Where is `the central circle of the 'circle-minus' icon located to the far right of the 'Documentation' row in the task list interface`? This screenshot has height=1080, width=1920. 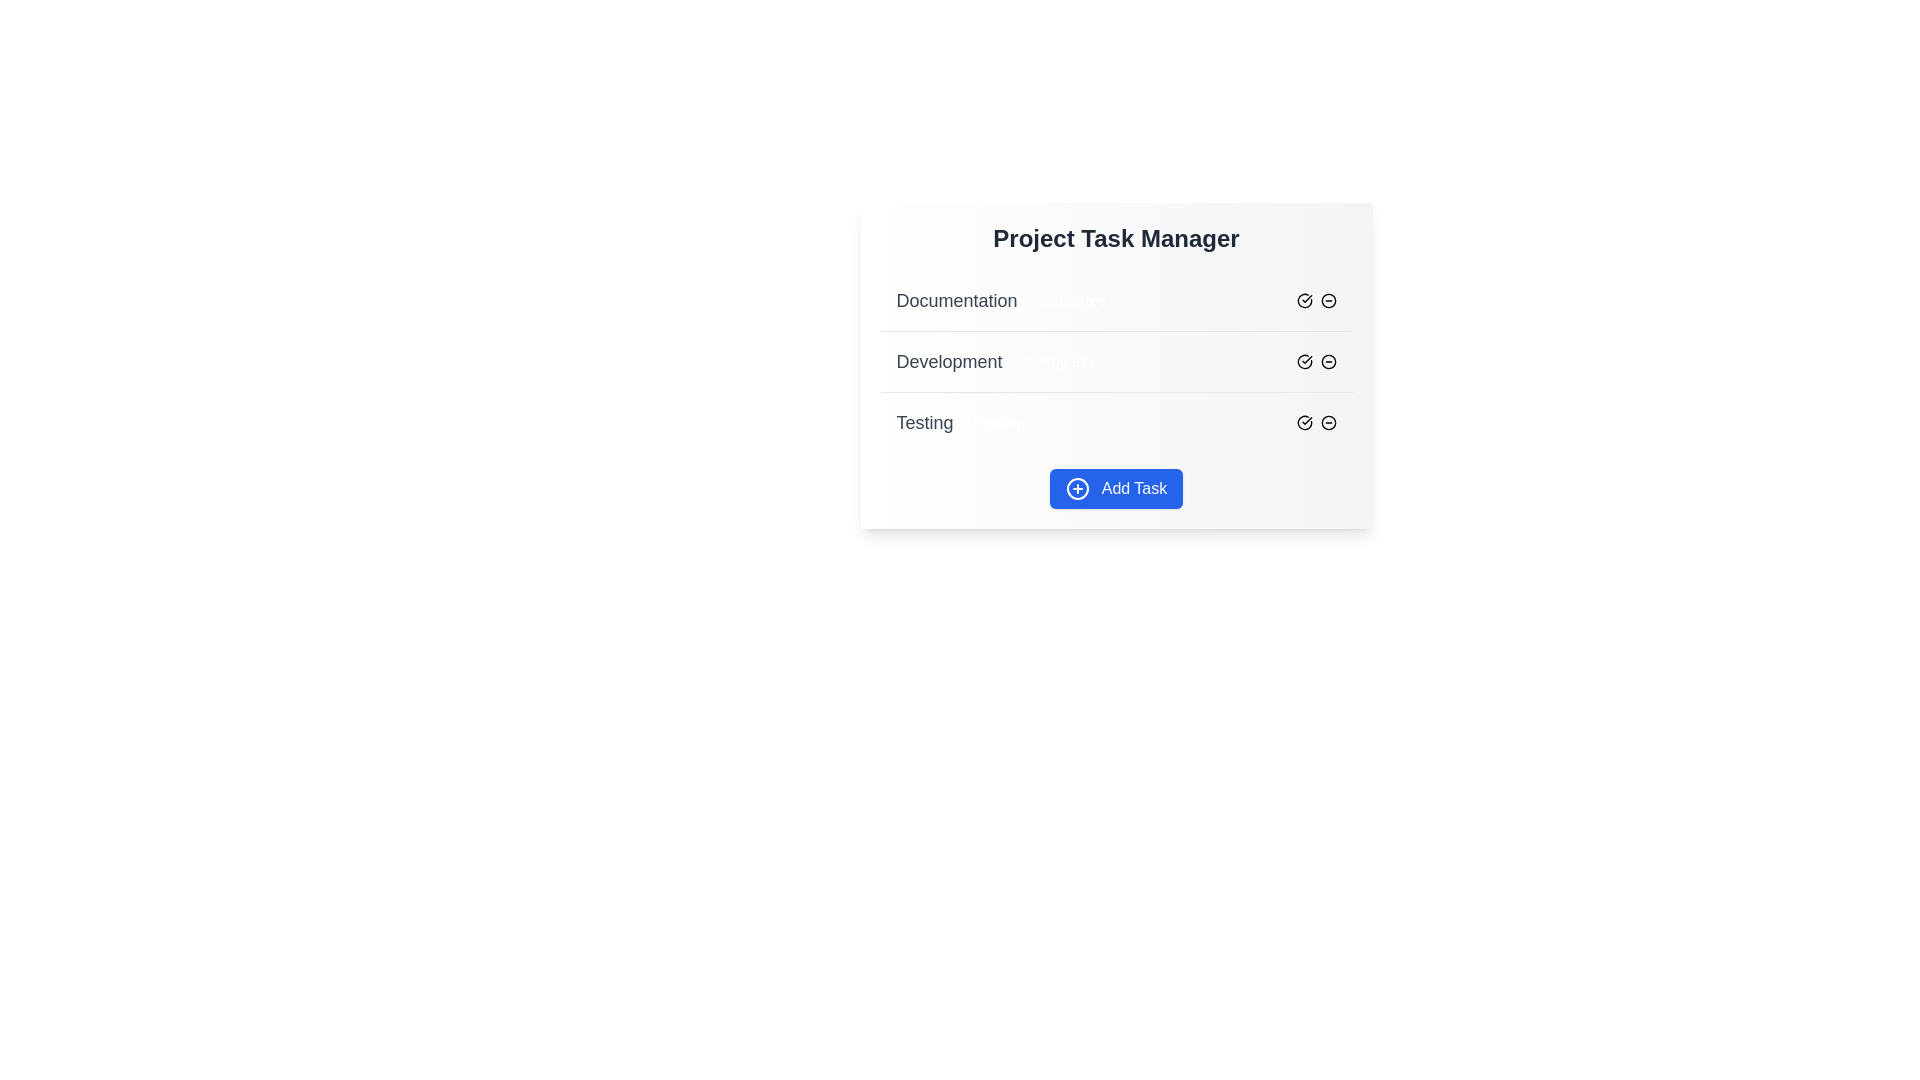
the central circle of the 'circle-minus' icon located to the far right of the 'Documentation' row in the task list interface is located at coordinates (1328, 300).